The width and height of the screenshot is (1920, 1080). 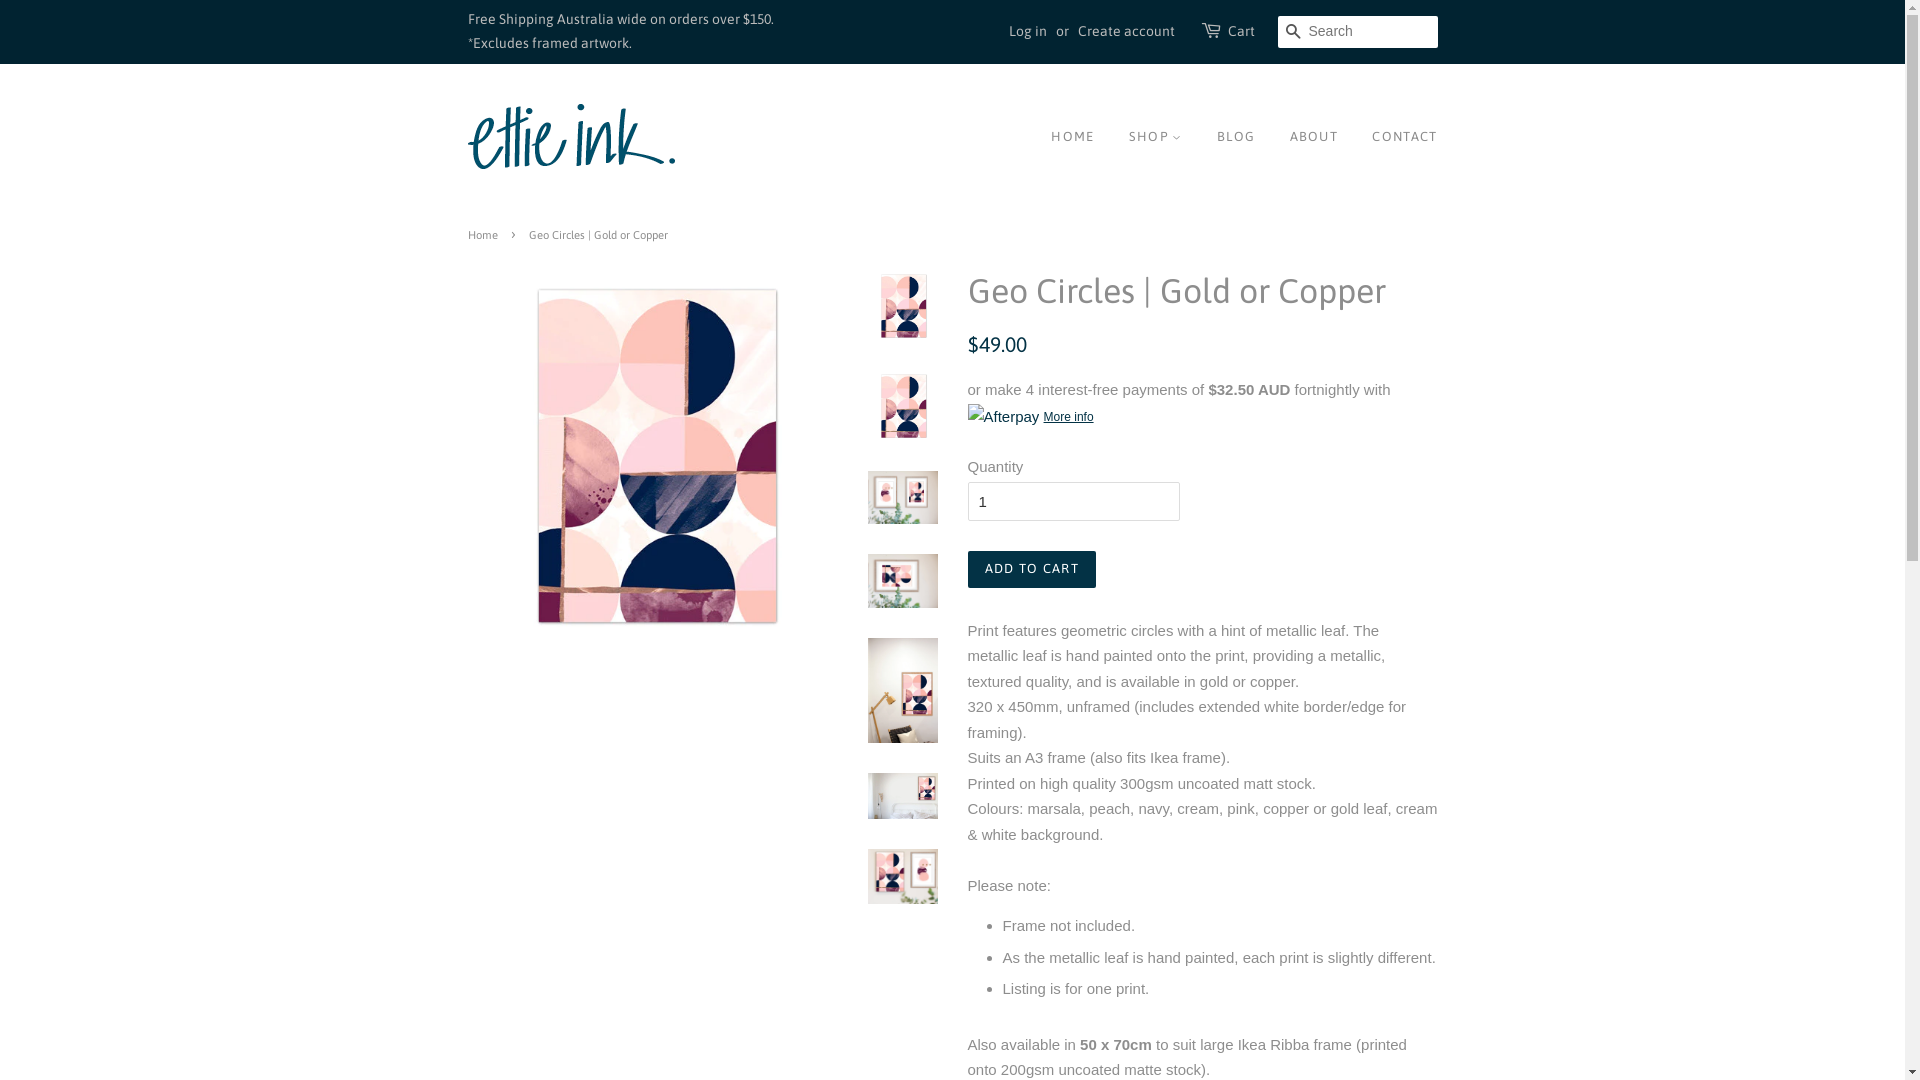 What do you see at coordinates (1294, 32) in the screenshot?
I see `'SEARCH'` at bounding box center [1294, 32].